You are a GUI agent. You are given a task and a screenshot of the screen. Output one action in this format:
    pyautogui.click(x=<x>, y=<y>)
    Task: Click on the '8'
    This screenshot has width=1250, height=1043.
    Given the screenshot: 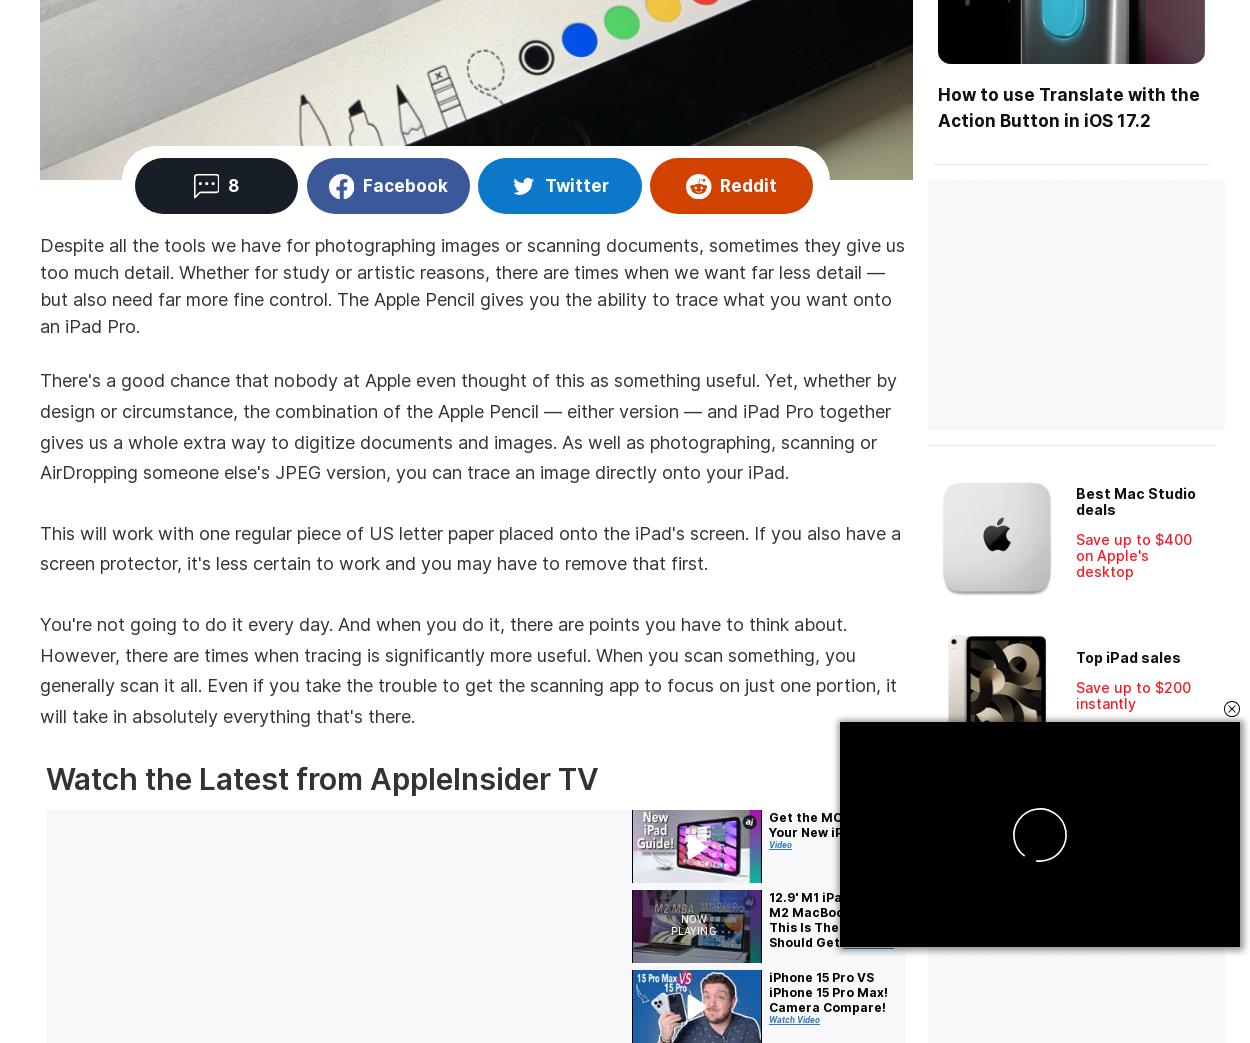 What is the action you would take?
    pyautogui.click(x=231, y=184)
    